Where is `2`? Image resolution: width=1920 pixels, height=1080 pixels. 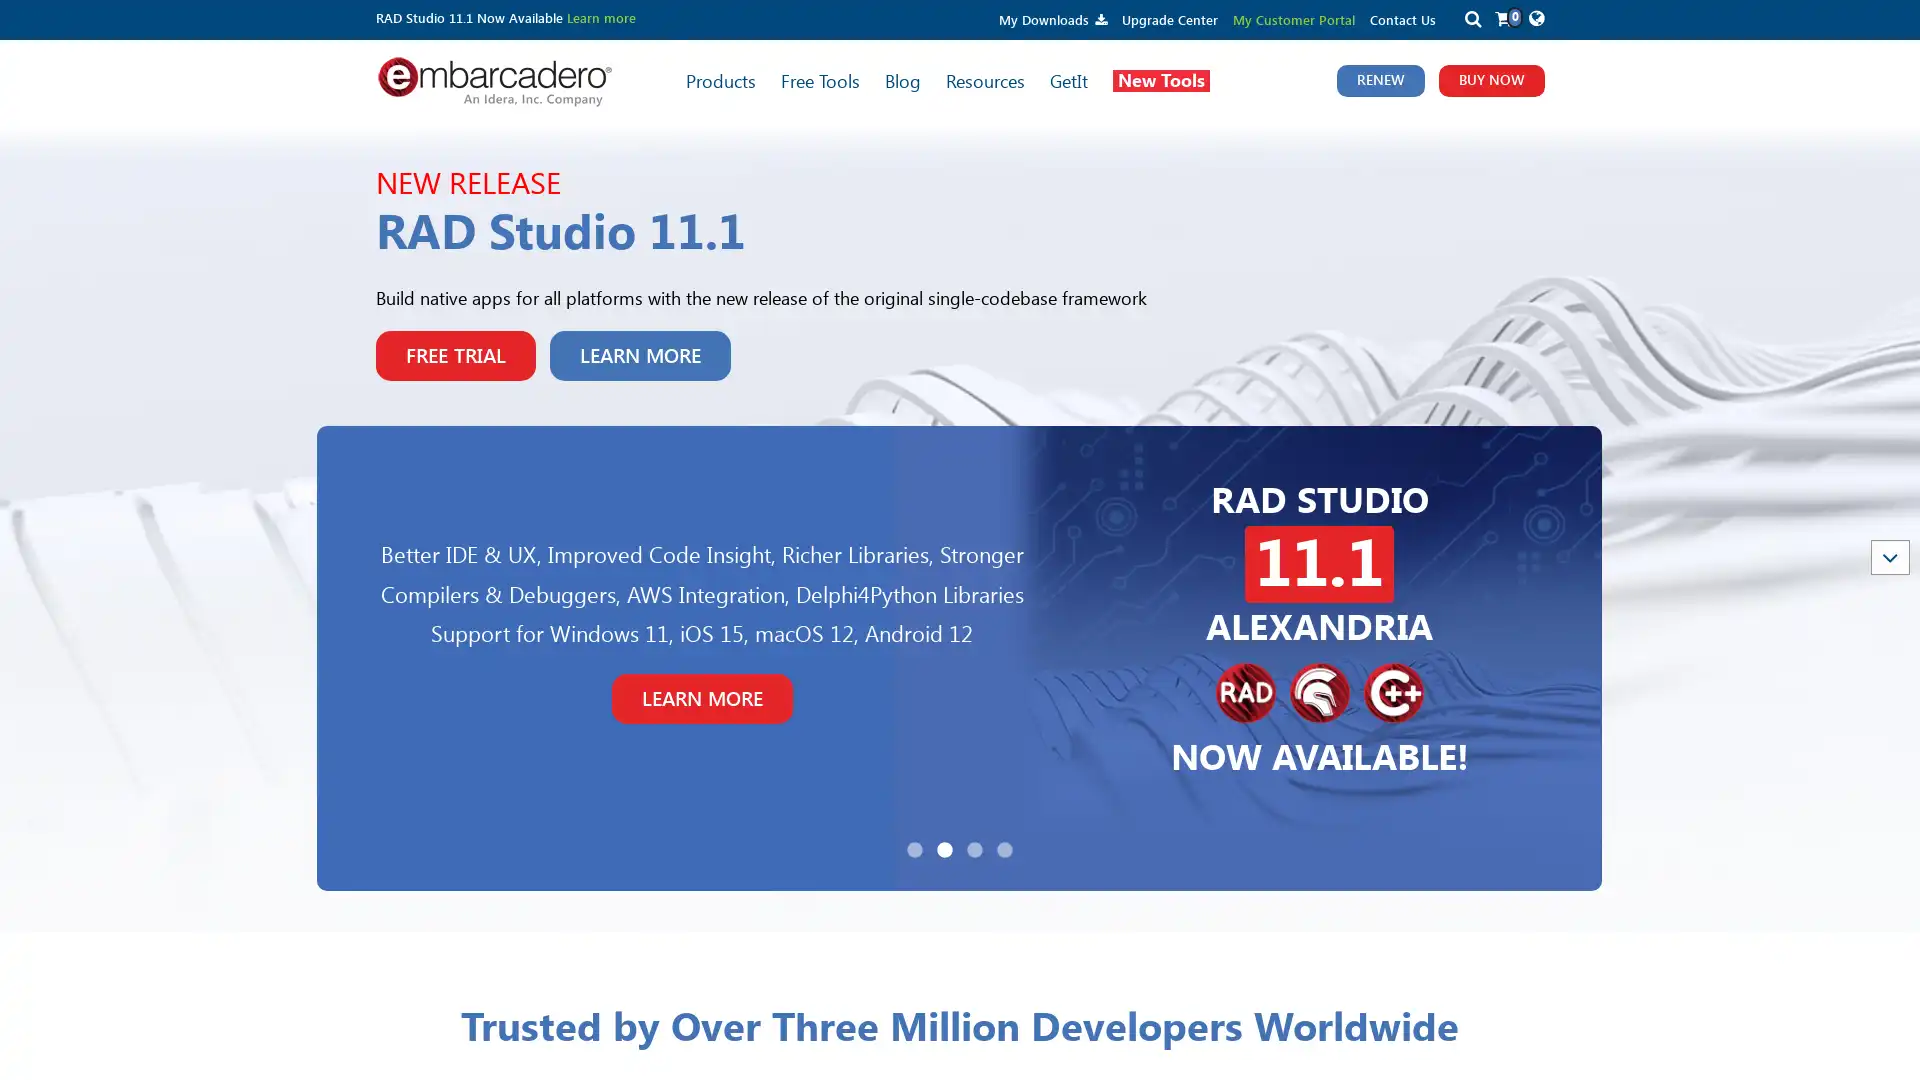 2 is located at coordinates (944, 849).